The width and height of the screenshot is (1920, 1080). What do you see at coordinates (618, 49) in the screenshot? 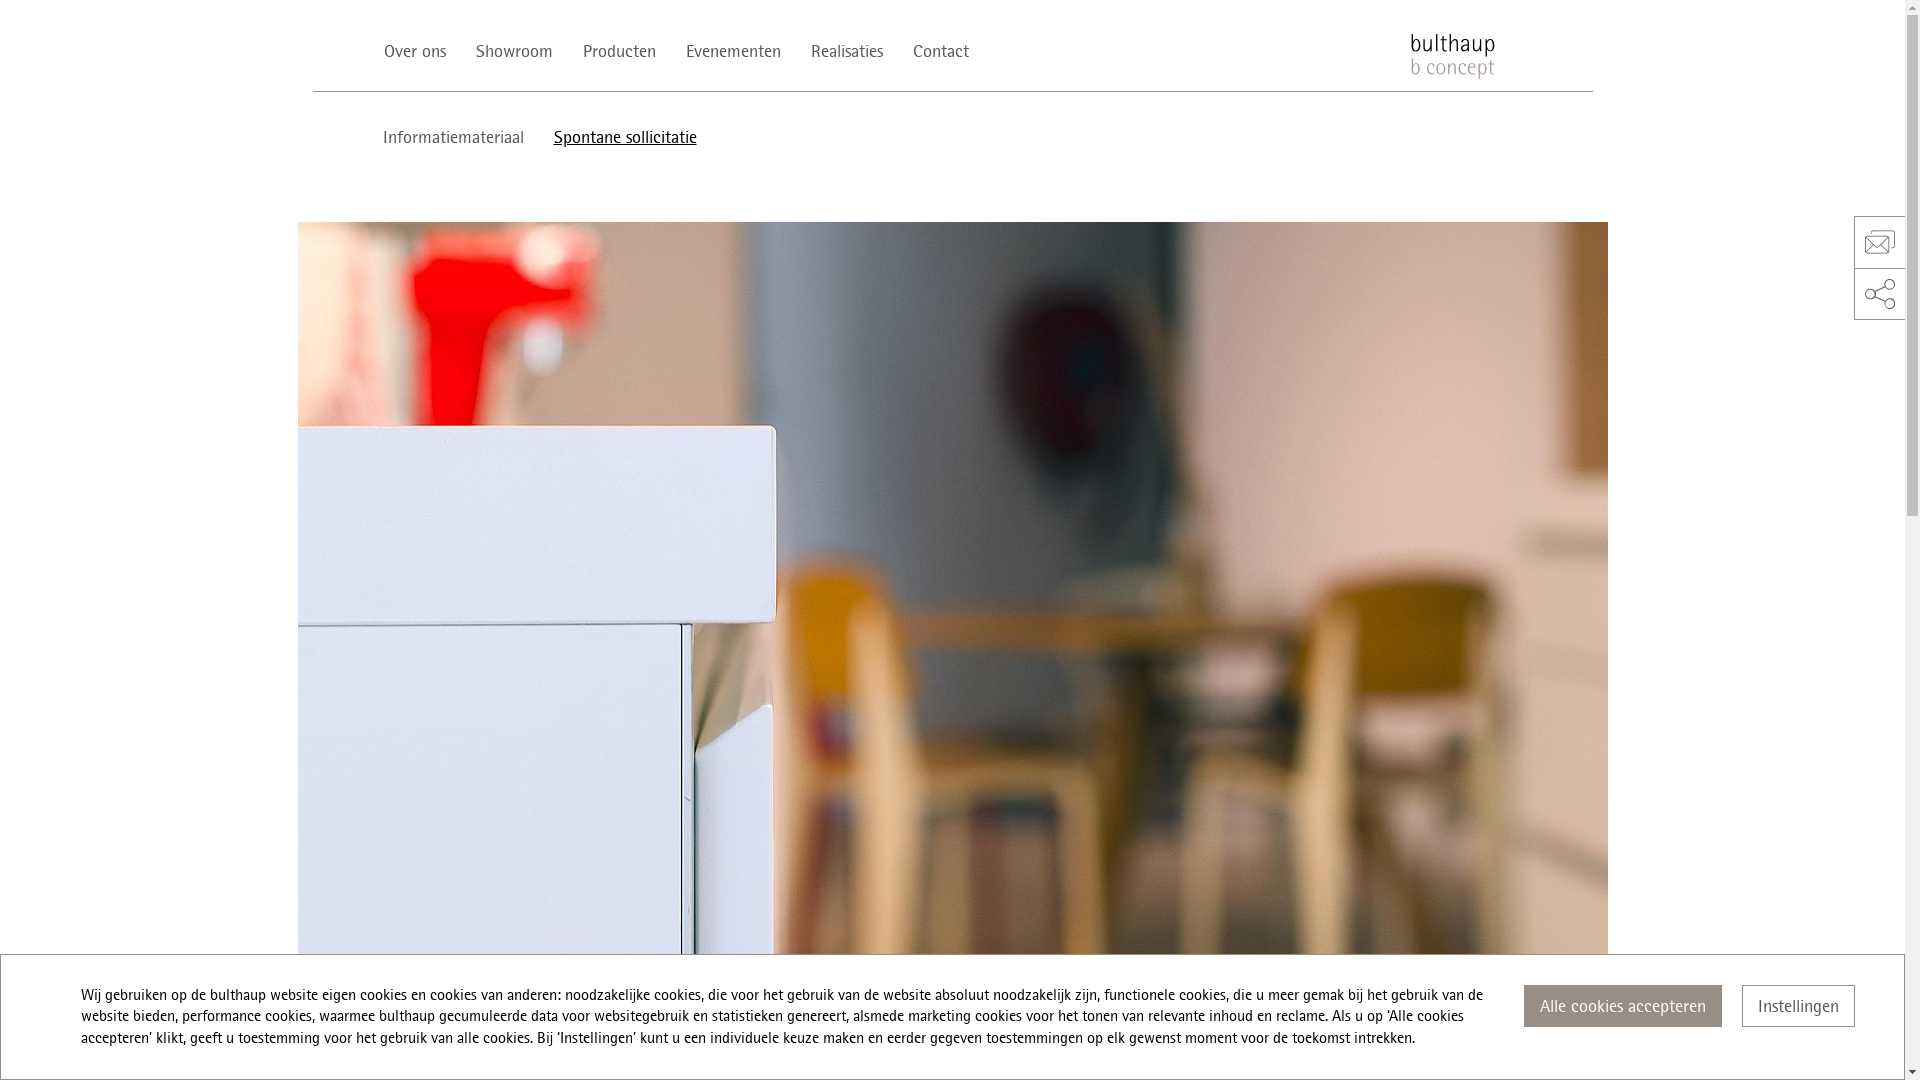
I see `'Producten'` at bounding box center [618, 49].